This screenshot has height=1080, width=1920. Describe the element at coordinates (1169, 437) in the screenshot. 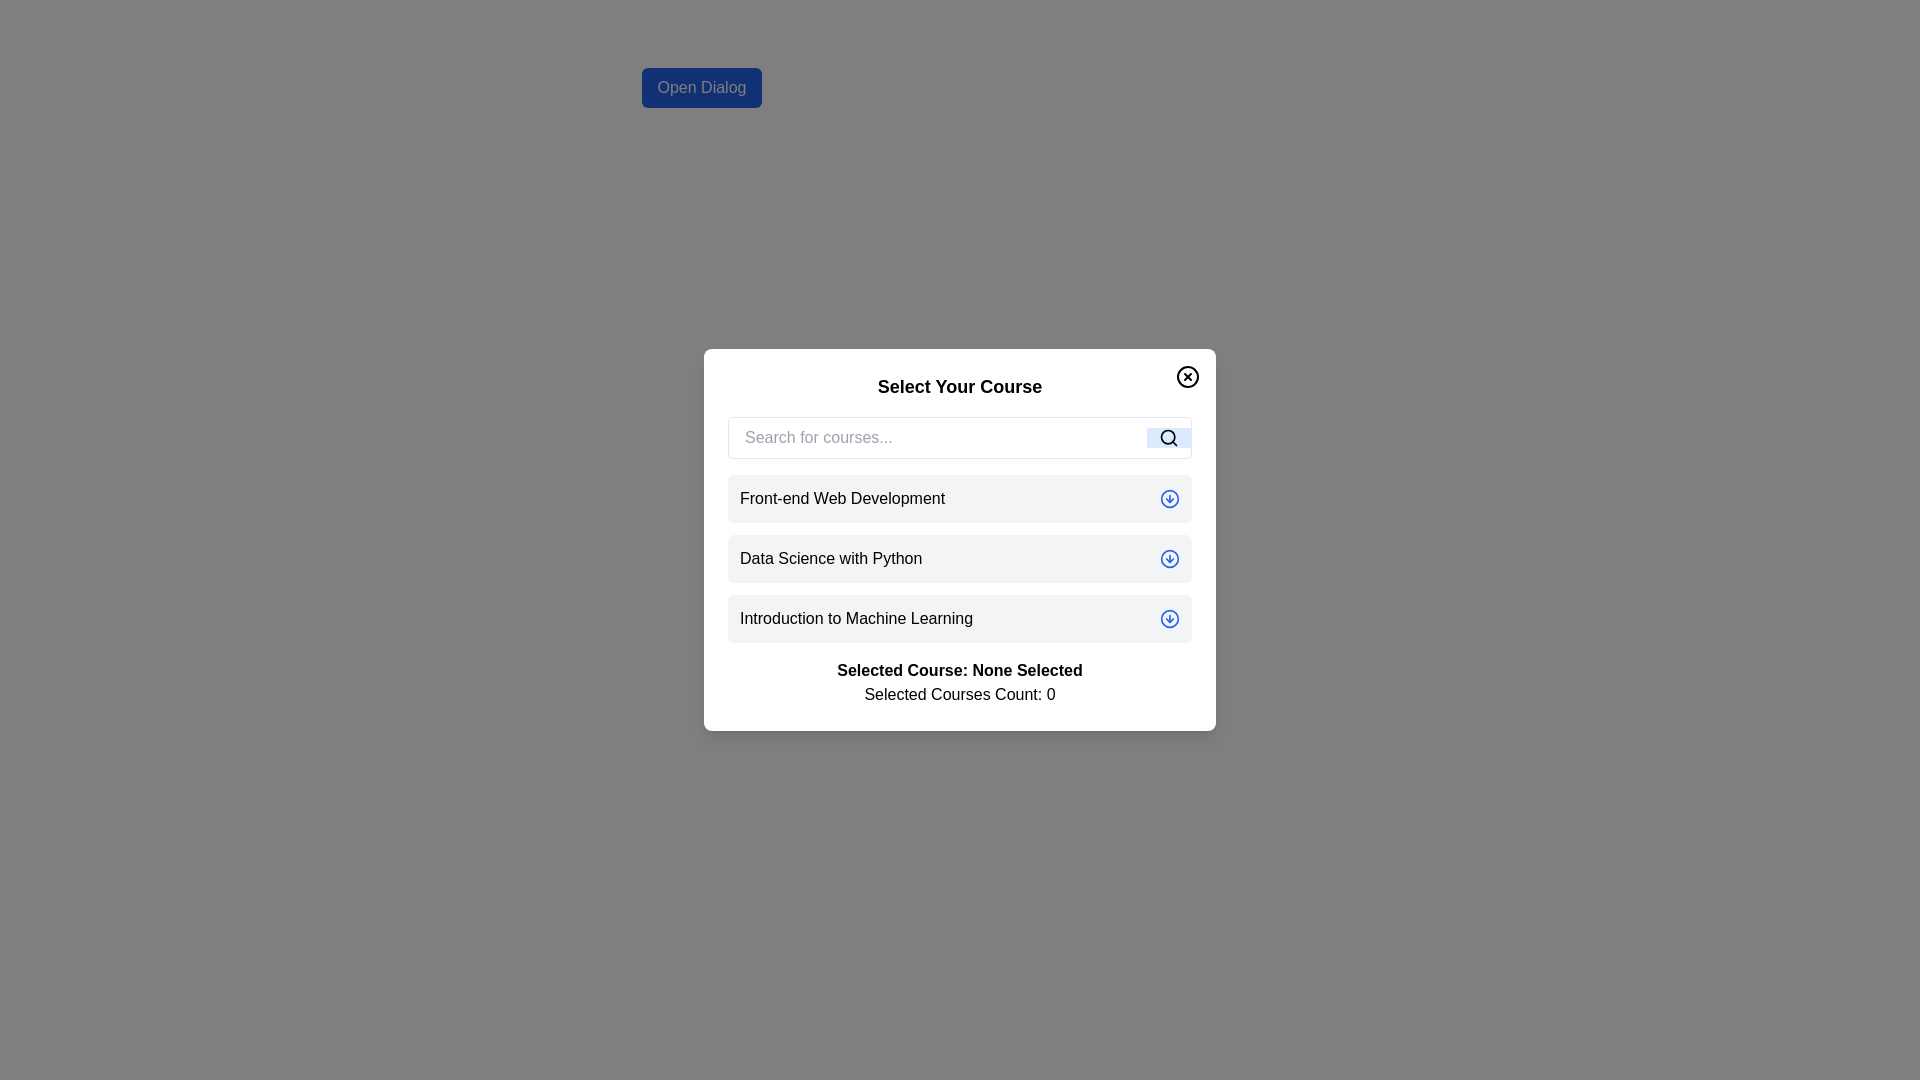

I see `the search icon button located at the right end of the search input field to initiate the search action` at that location.